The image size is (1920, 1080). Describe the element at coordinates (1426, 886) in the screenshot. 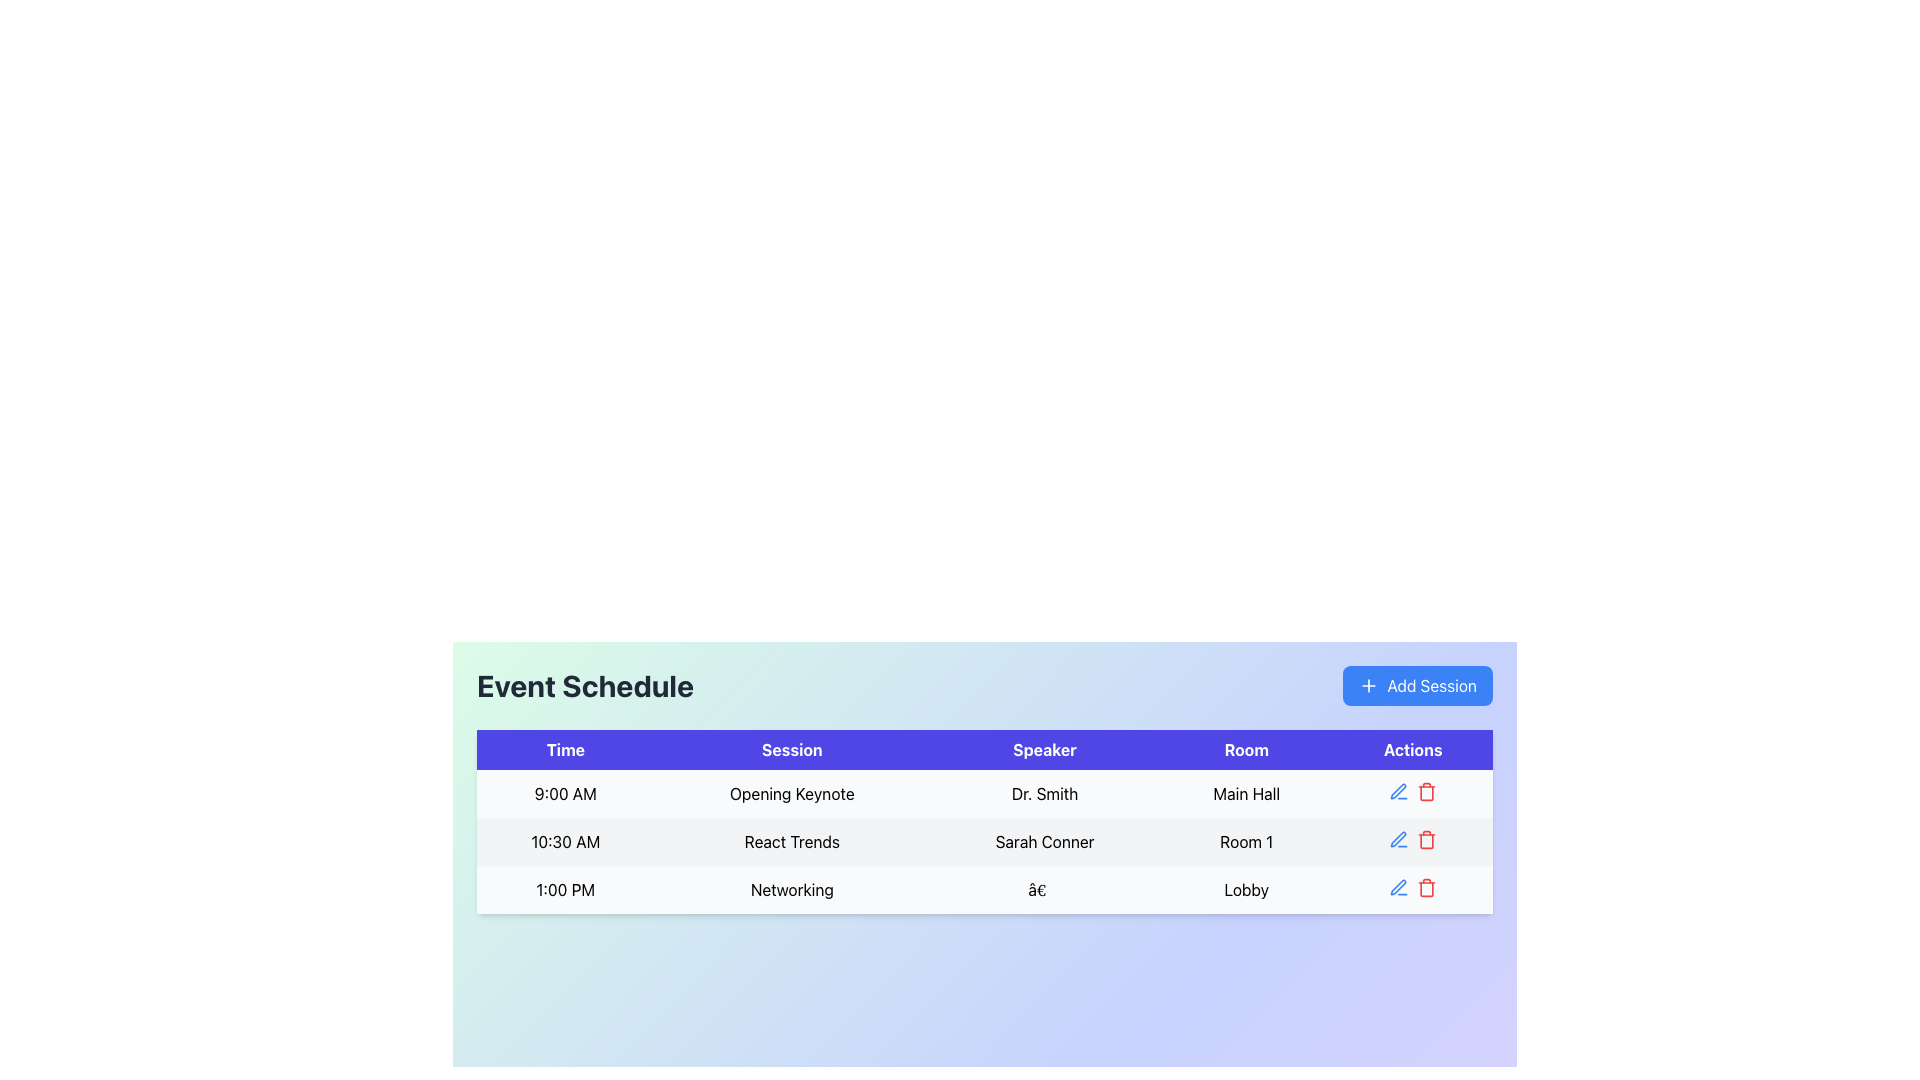

I see `the trash icon, which is a red delete button located in the 'Actions' column of the last row in the event schedule table` at that location.